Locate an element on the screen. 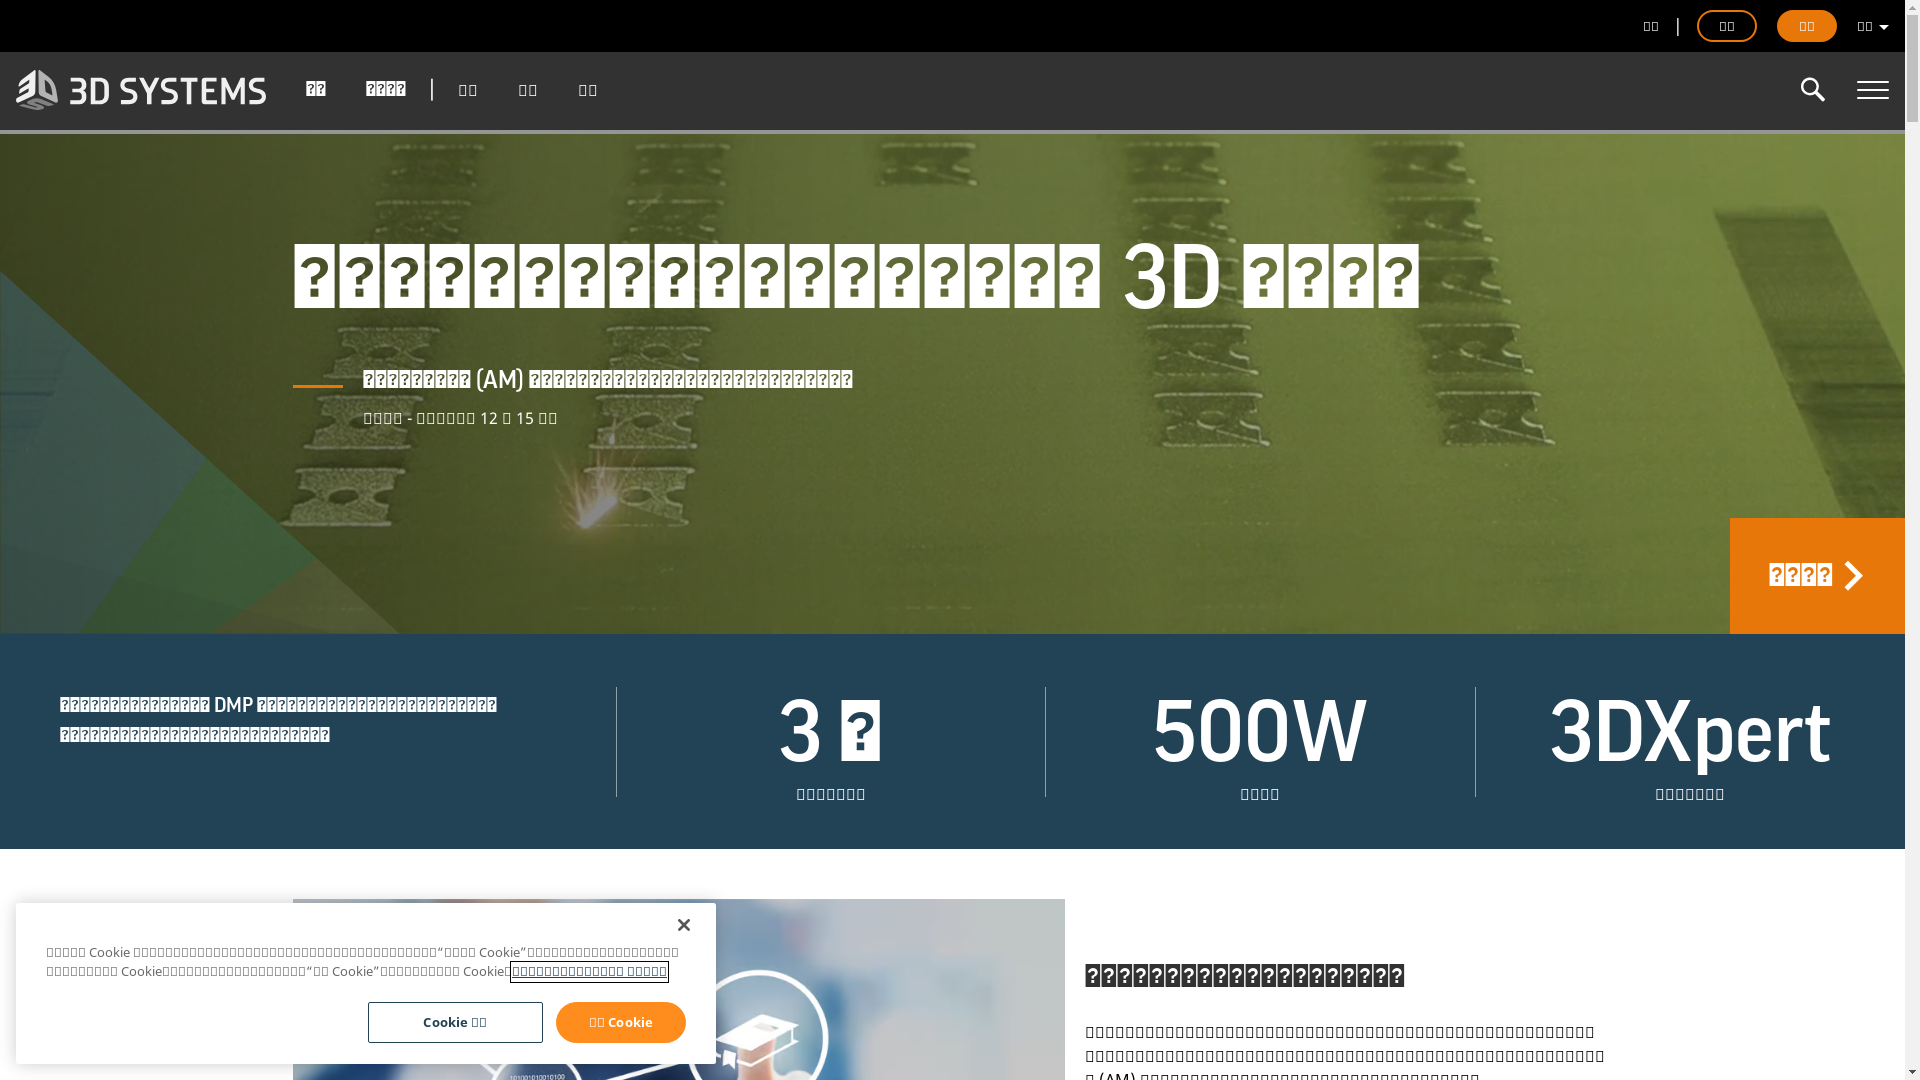 This screenshot has height=1080, width=1920. 'Enter the terms you wish to search for.' is located at coordinates (1813, 88).